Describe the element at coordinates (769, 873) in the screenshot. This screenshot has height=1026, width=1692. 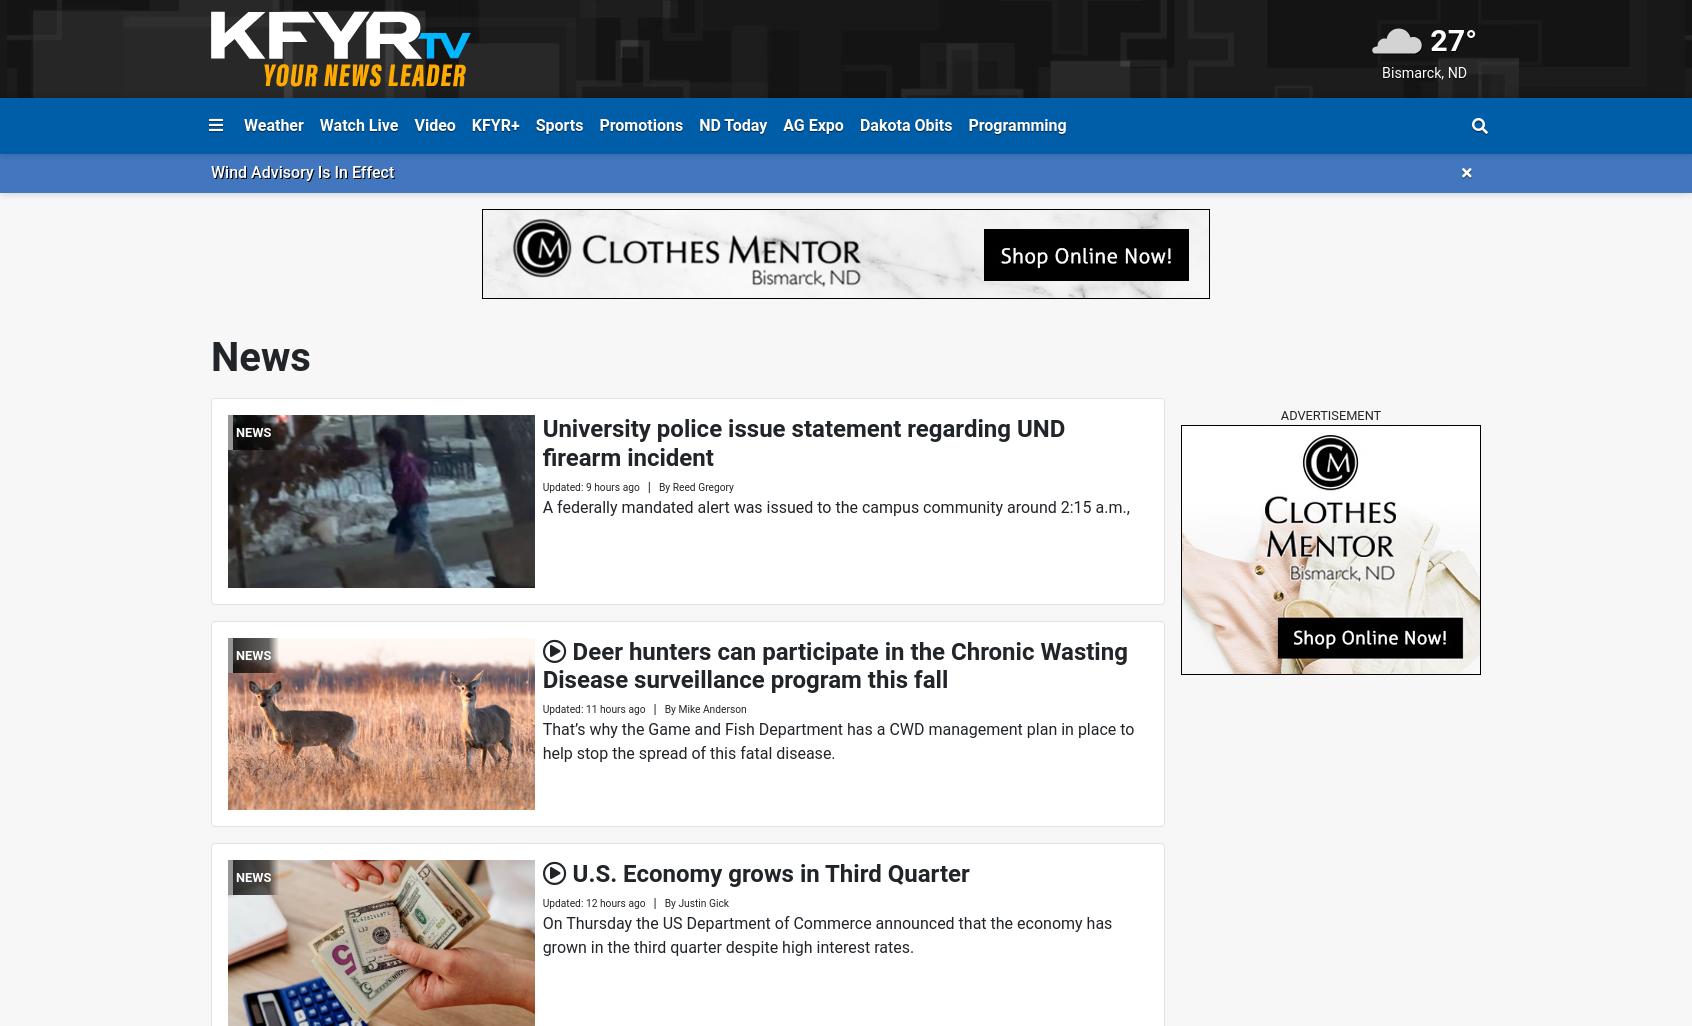
I see `'U.S. Economy grows in Third Quarter'` at that location.